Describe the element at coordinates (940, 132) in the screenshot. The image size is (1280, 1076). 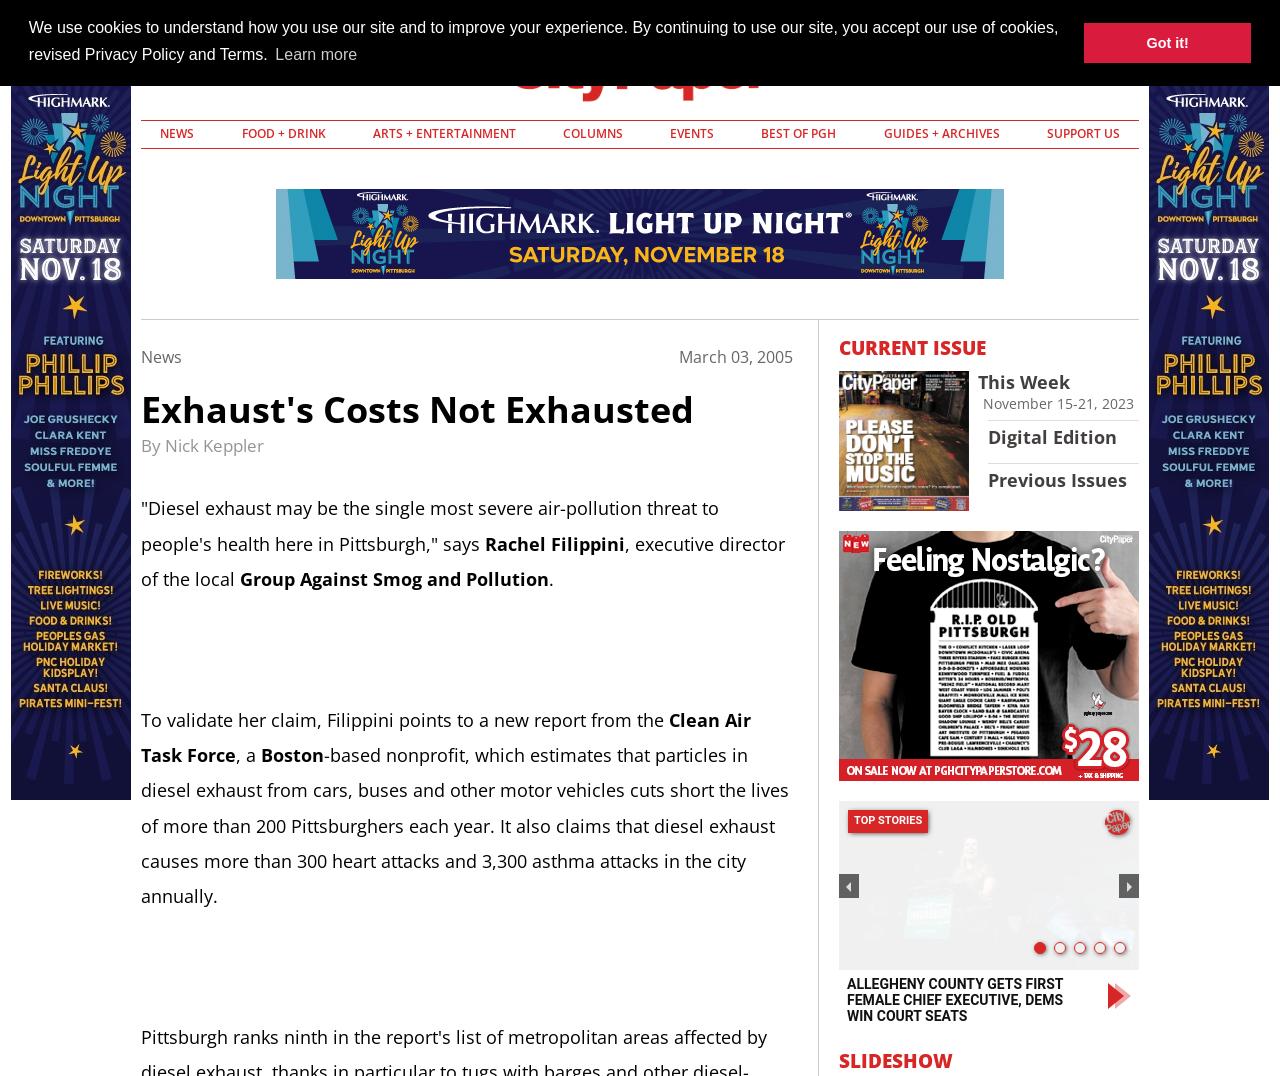
I see `'Guides + Archives'` at that location.